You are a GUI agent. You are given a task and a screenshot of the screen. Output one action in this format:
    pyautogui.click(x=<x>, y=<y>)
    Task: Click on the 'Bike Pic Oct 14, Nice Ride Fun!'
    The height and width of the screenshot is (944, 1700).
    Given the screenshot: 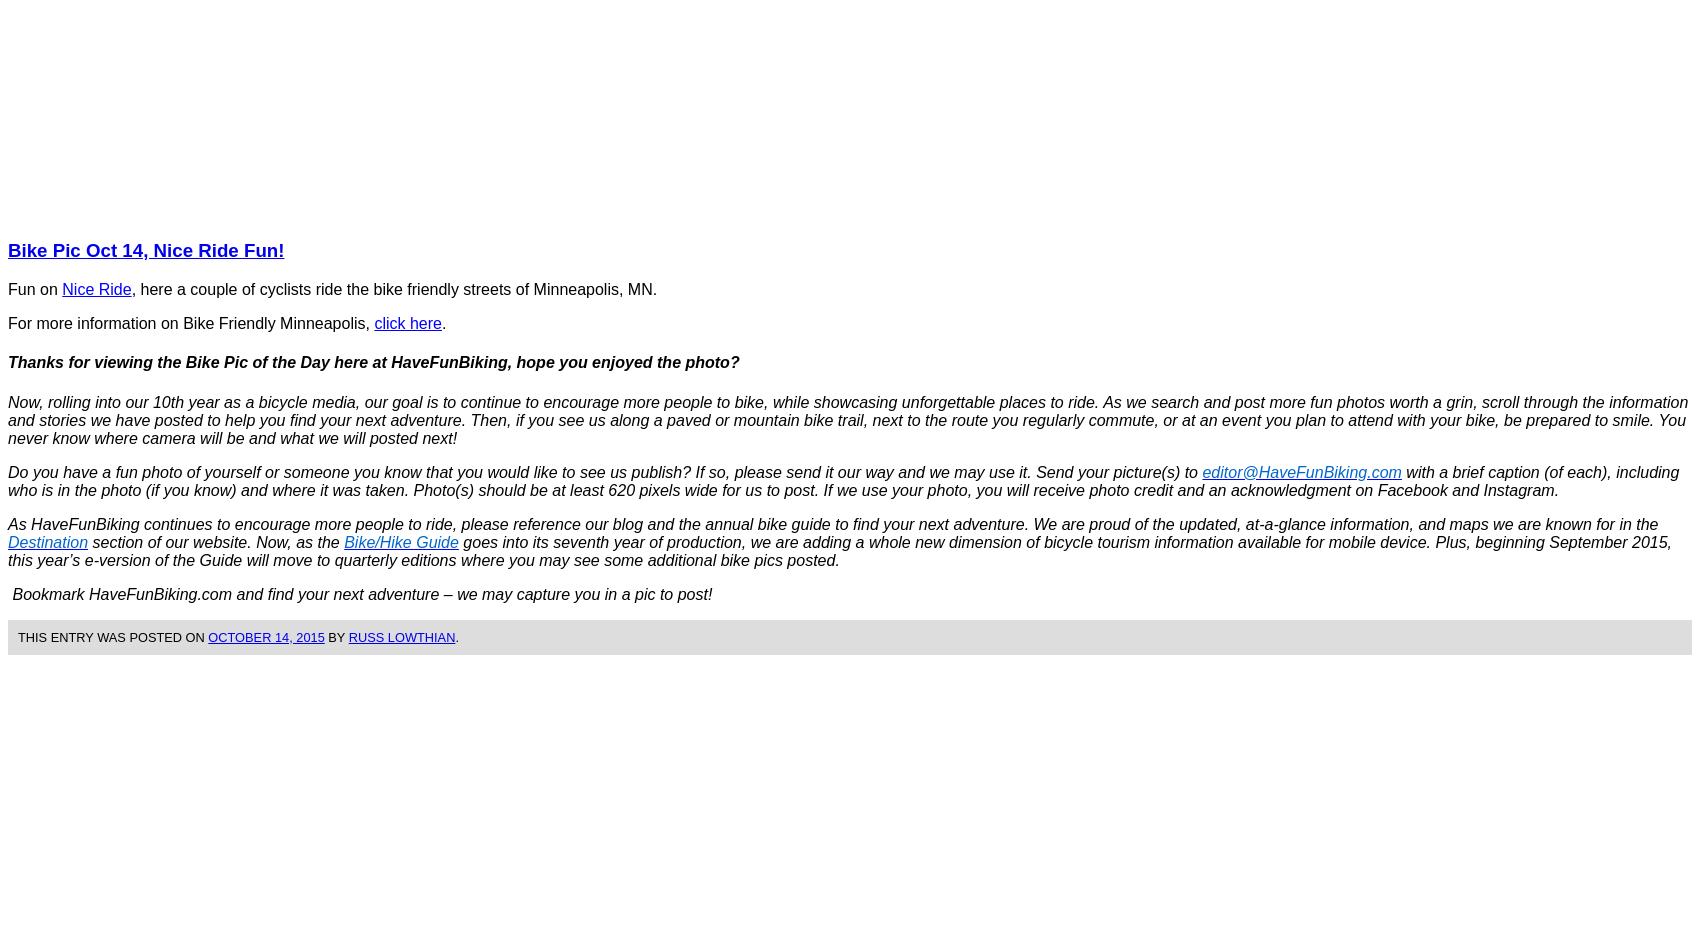 What is the action you would take?
    pyautogui.click(x=145, y=250)
    